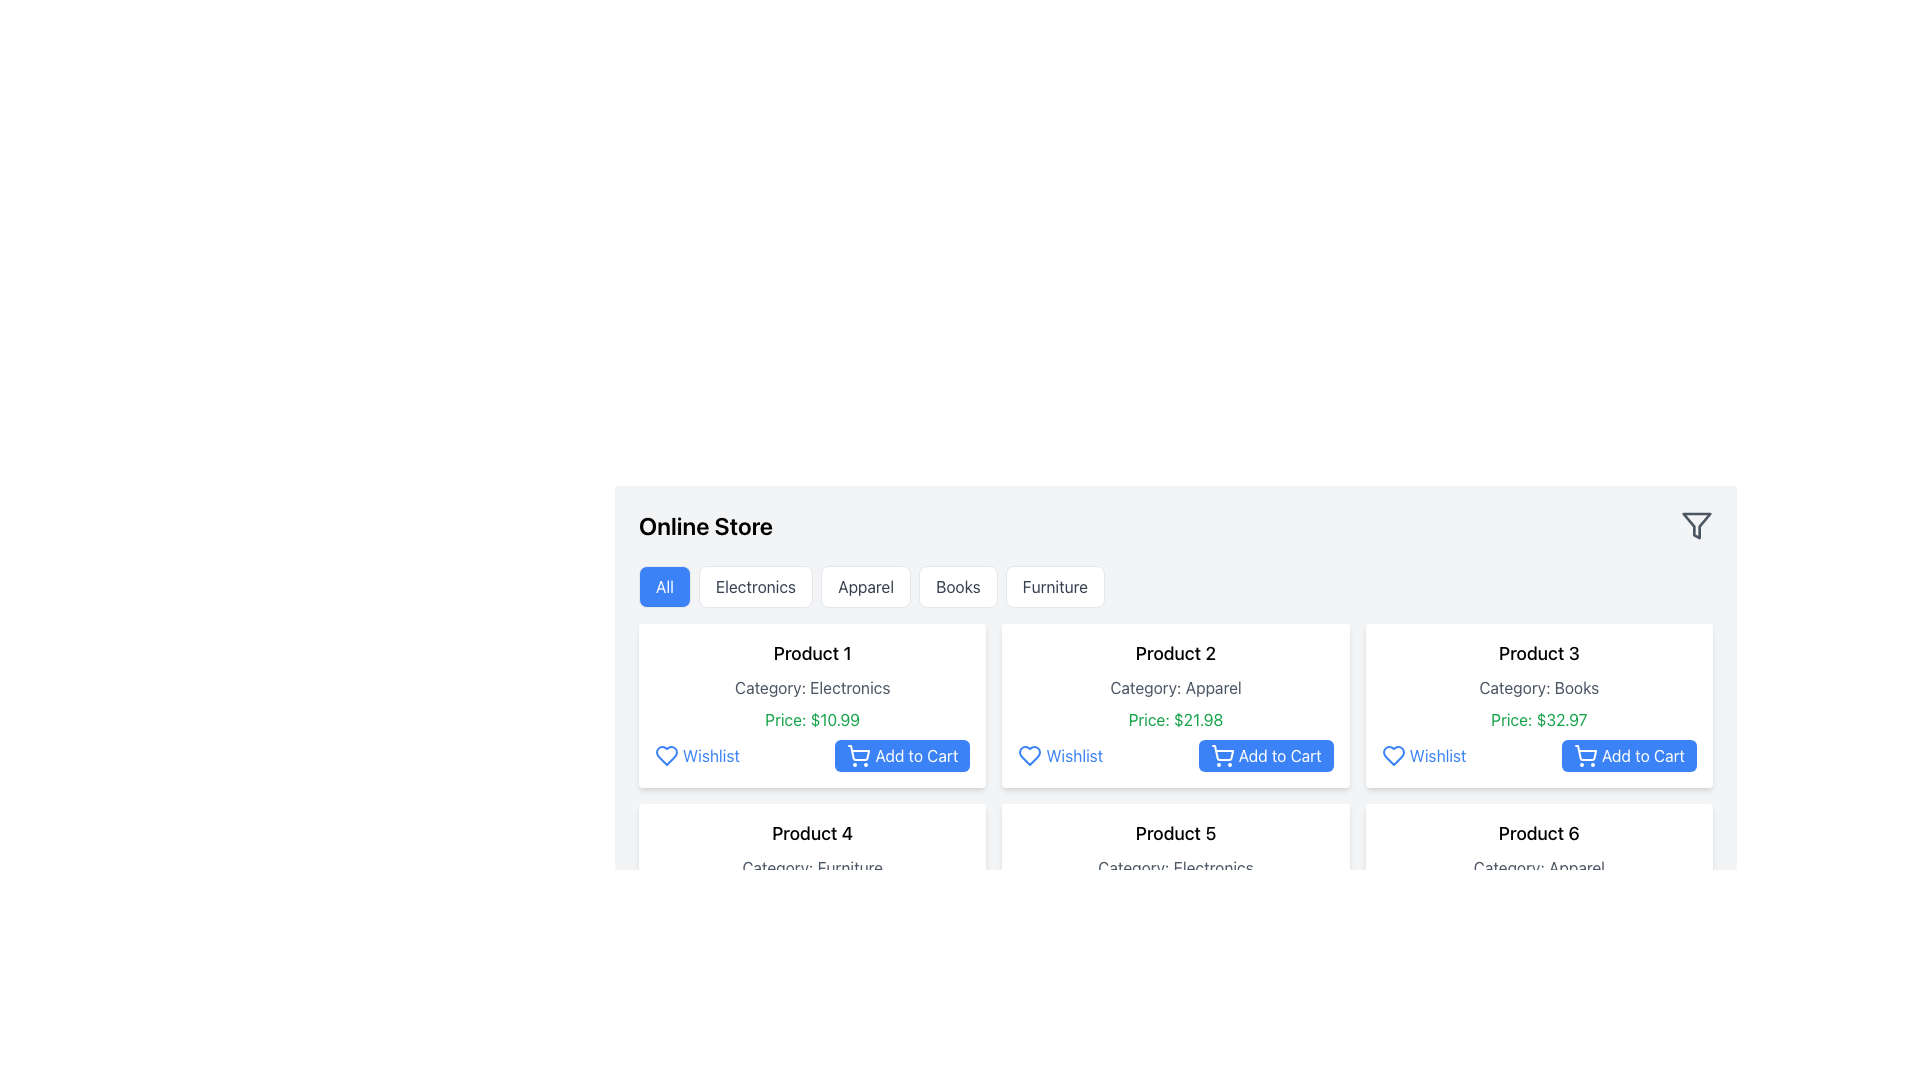 This screenshot has width=1920, height=1080. I want to click on the price text label that displays the cost information for 'Product 3', located under 'Category: Books' and above the 'Wishlist' and 'Add to Cart' buttons, so click(1538, 720).